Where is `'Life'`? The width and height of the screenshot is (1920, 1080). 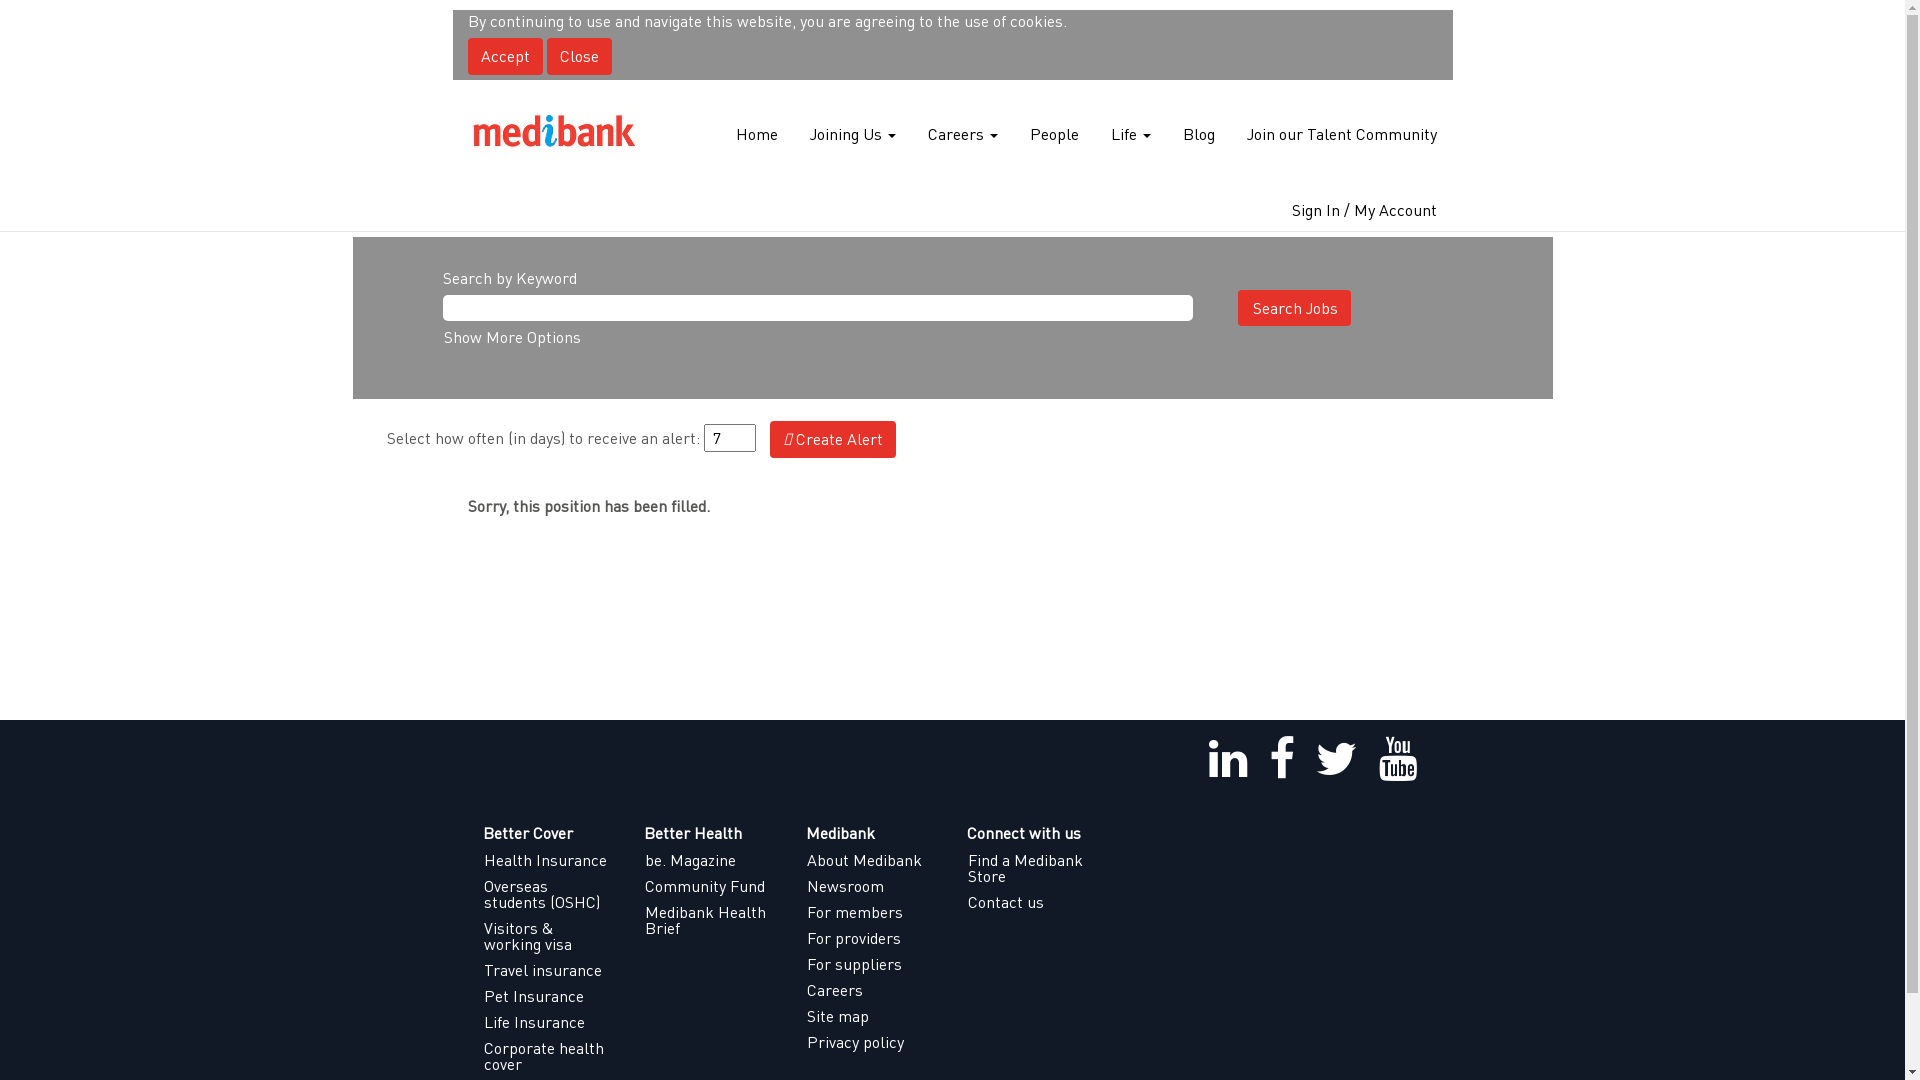 'Life' is located at coordinates (1108, 134).